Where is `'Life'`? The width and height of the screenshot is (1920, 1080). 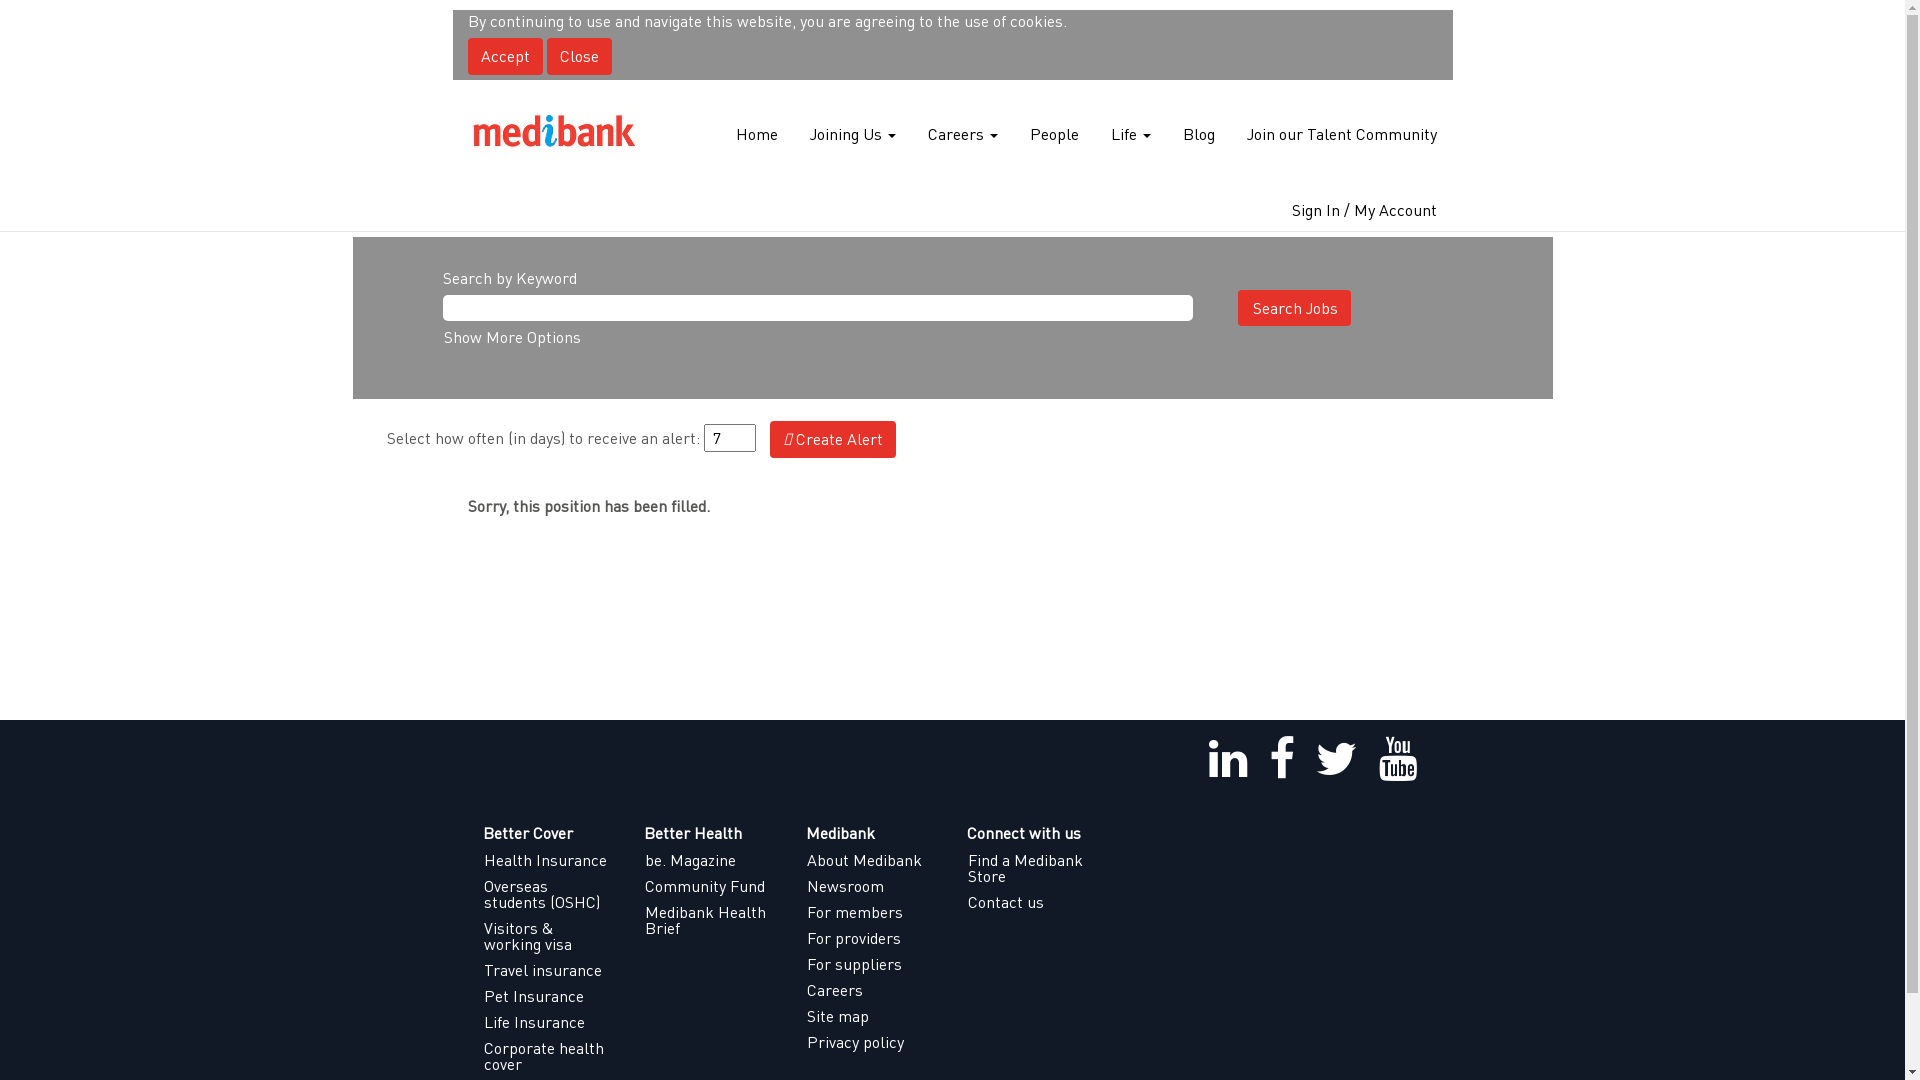 'Life' is located at coordinates (1108, 134).